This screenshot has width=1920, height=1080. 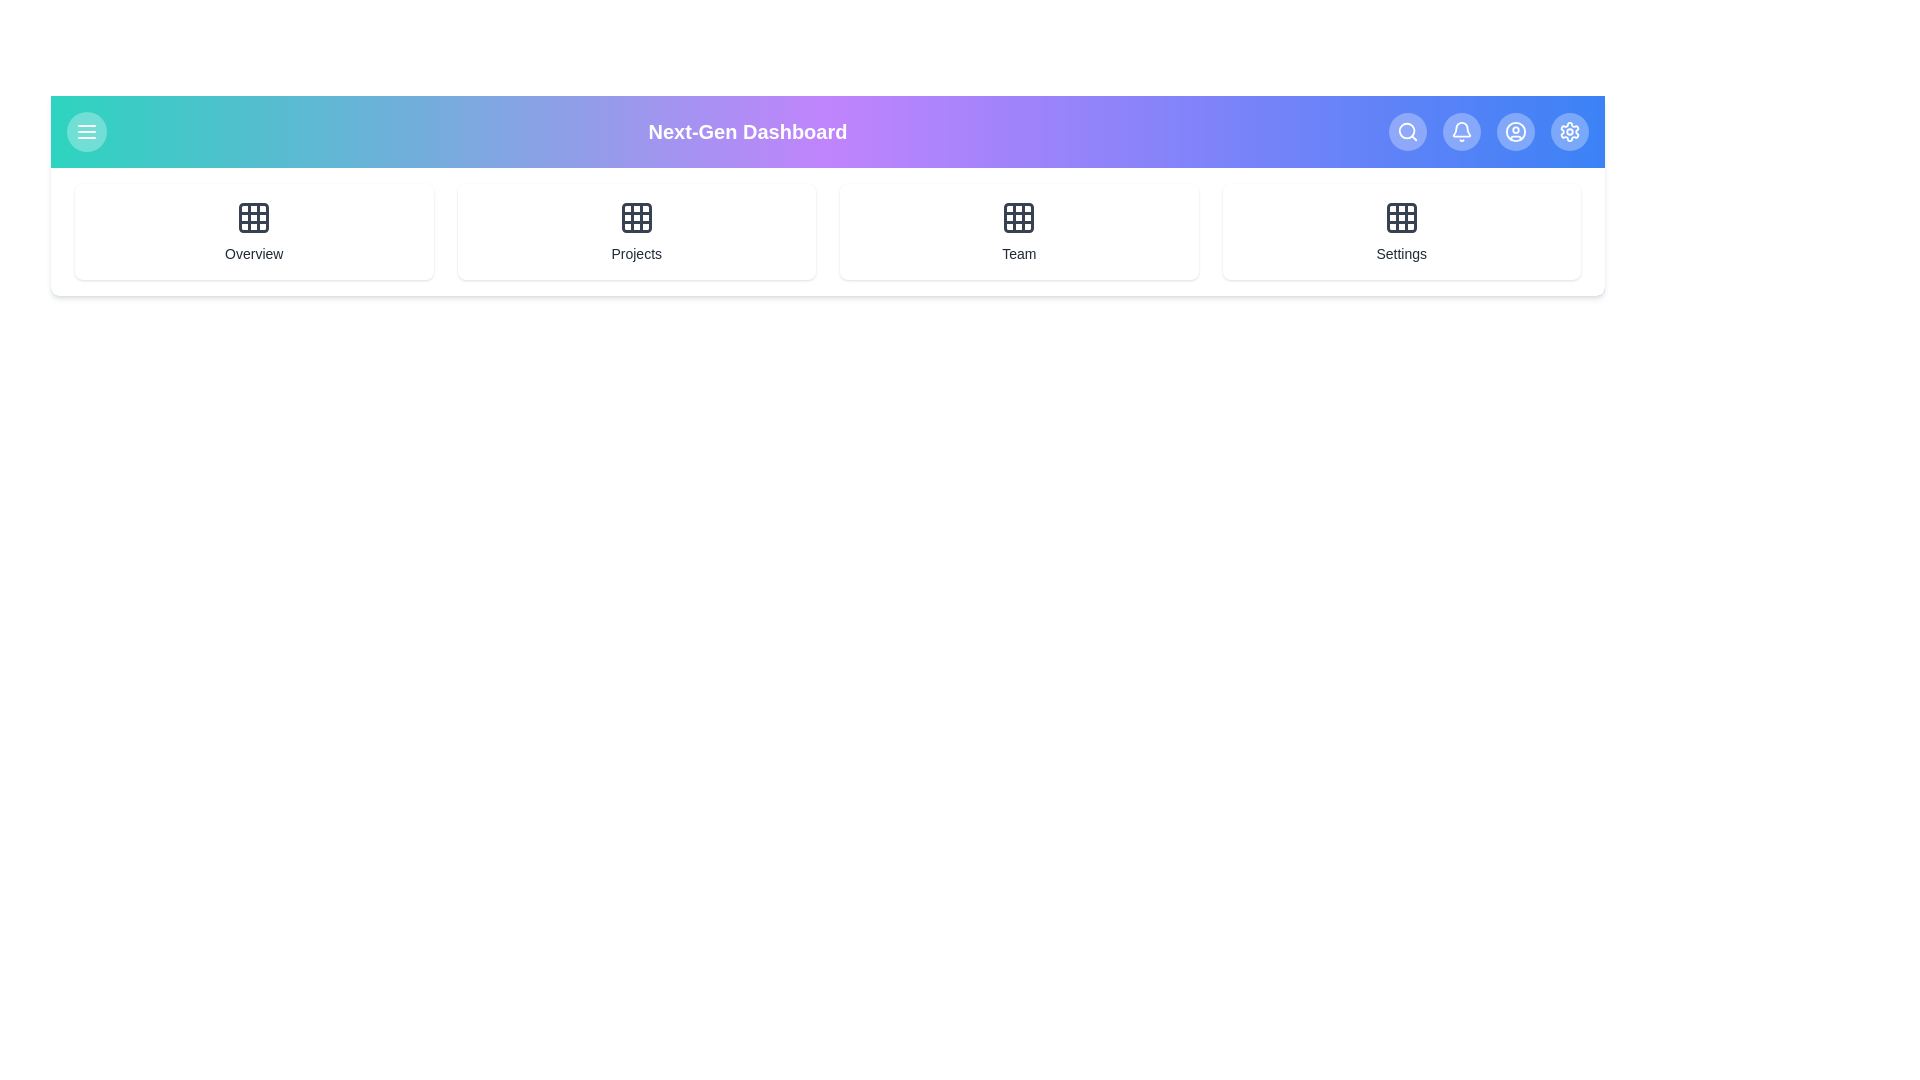 What do you see at coordinates (1568, 131) in the screenshot?
I see `the settings button in the app bar` at bounding box center [1568, 131].